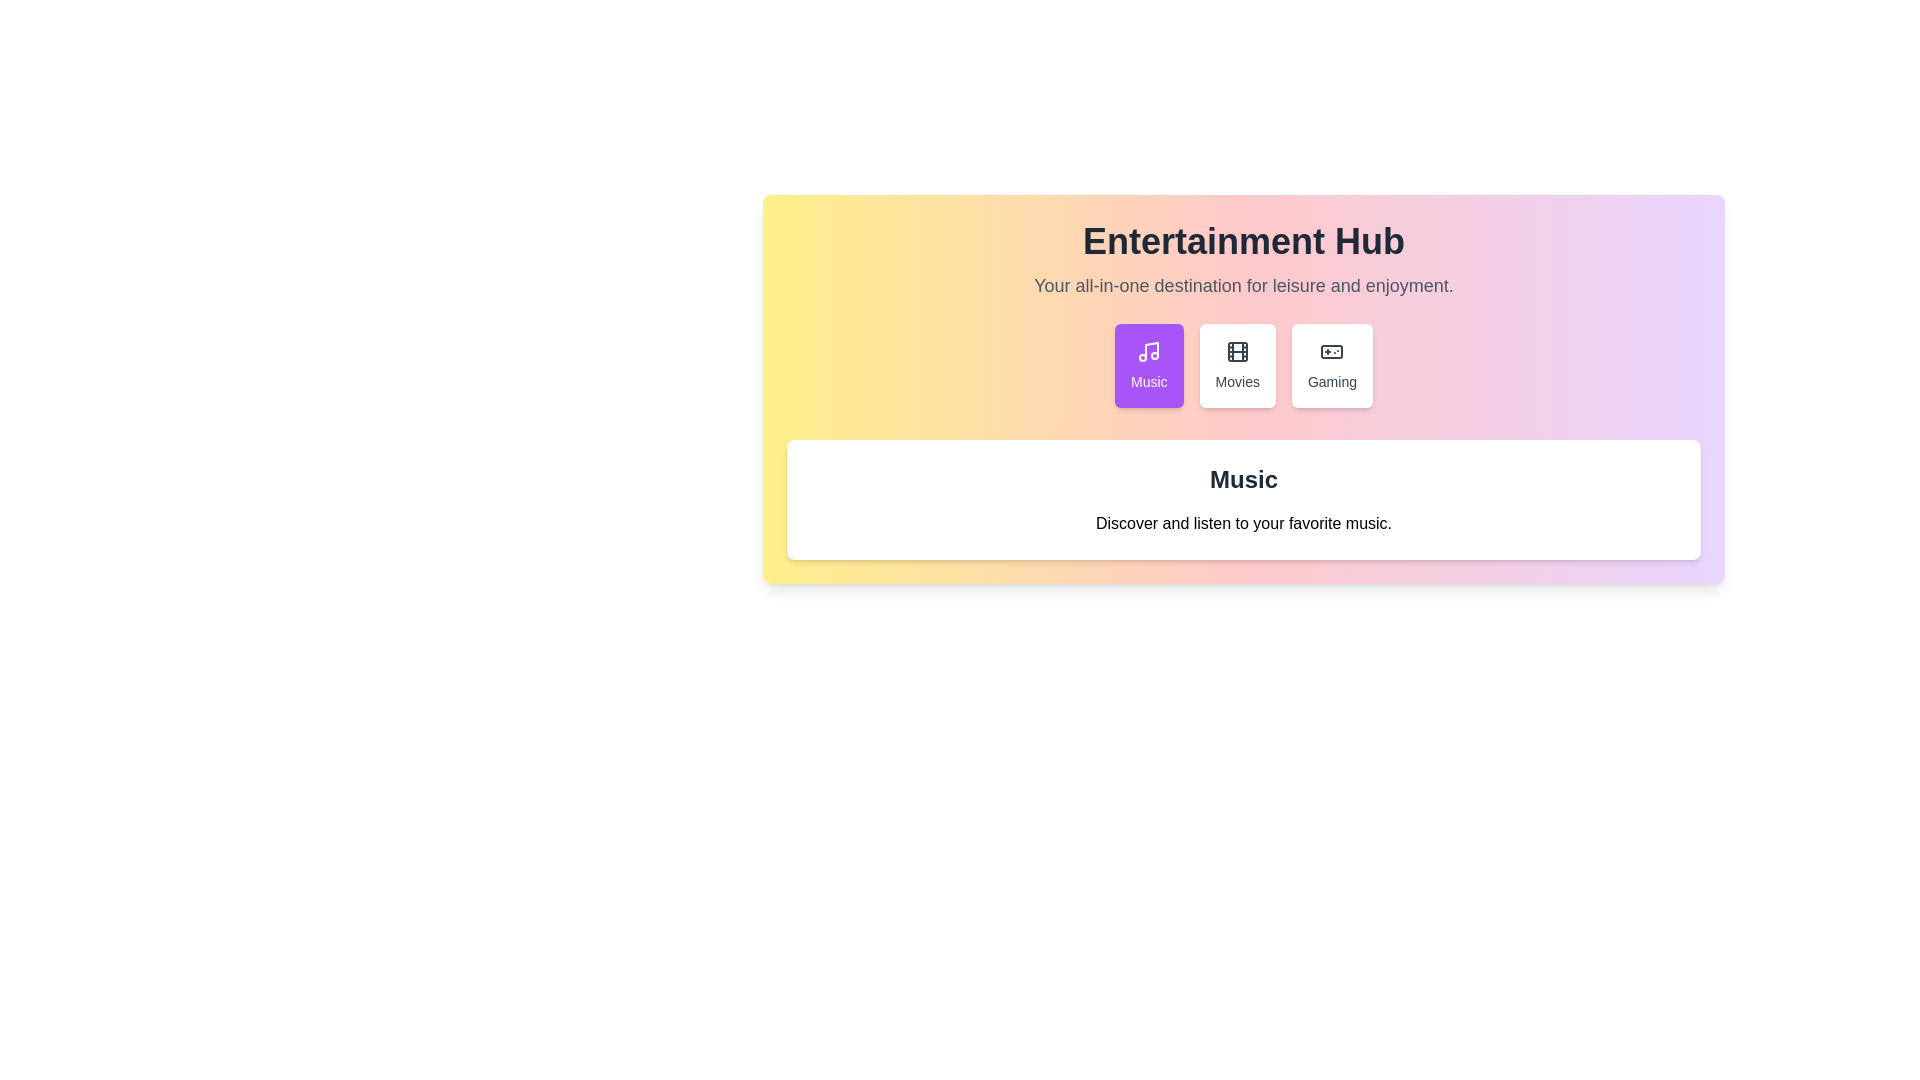 The height and width of the screenshot is (1080, 1920). What do you see at coordinates (1332, 350) in the screenshot?
I see `the gamepad icon, which is a rectangular element with rounded corners located to the right of the 'Gaming' button in the 'Entertainment Hub' section` at bounding box center [1332, 350].